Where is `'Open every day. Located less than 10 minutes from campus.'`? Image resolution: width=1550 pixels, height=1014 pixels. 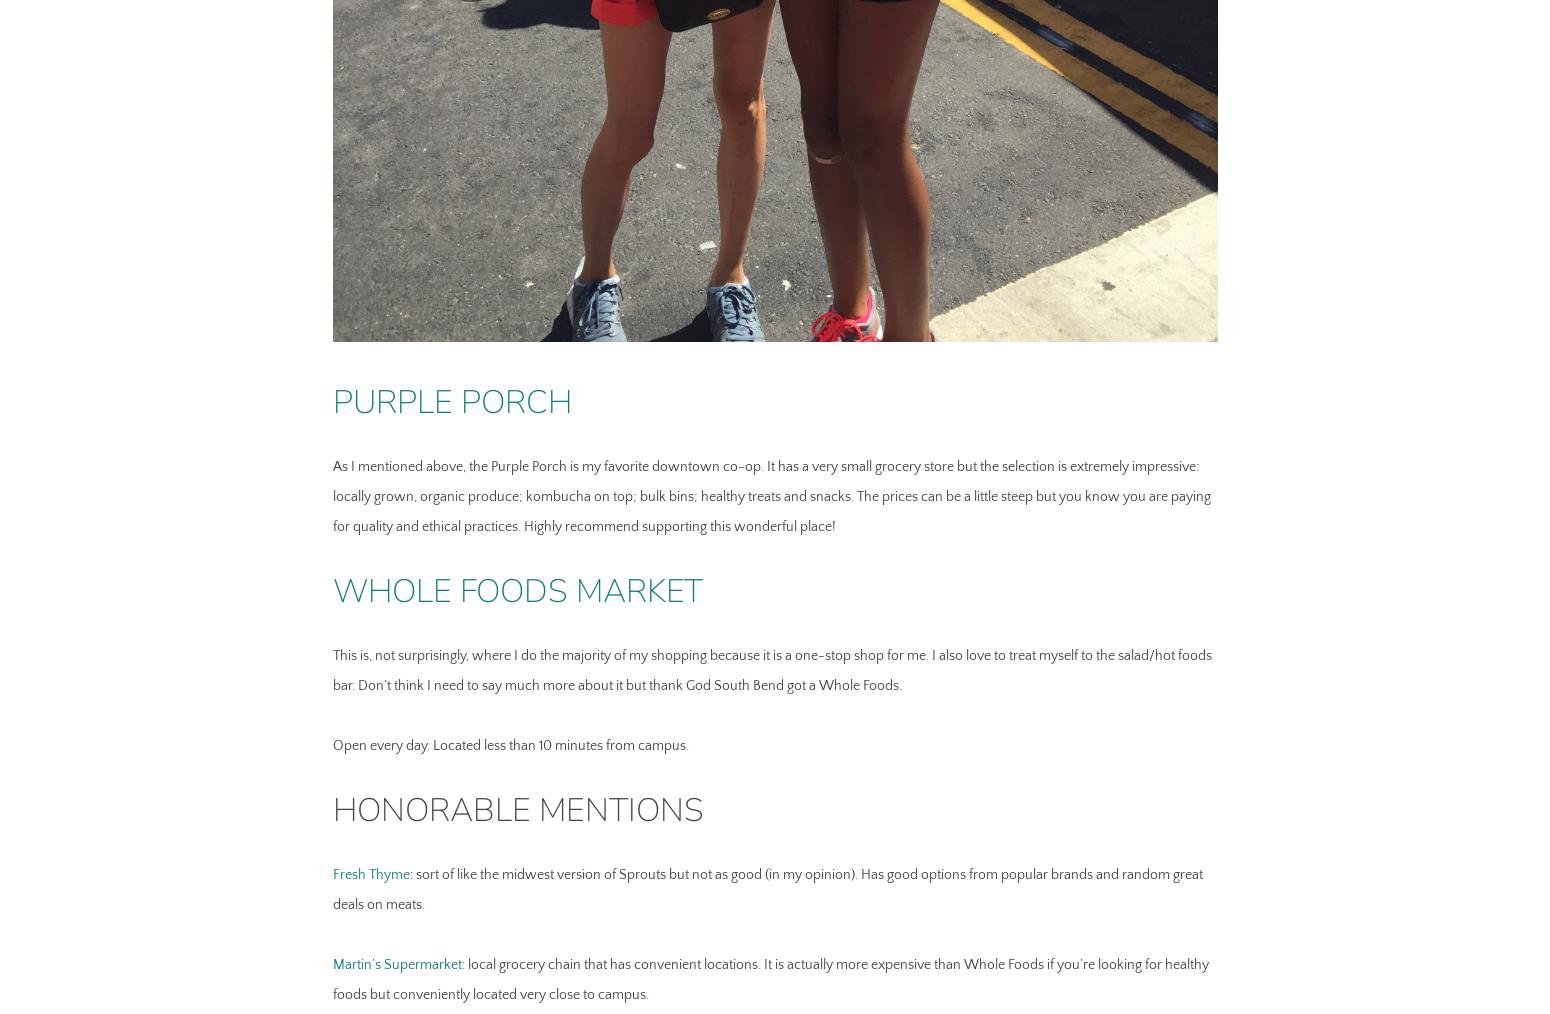
'Open every day. Located less than 10 minutes from campus.' is located at coordinates (508, 744).